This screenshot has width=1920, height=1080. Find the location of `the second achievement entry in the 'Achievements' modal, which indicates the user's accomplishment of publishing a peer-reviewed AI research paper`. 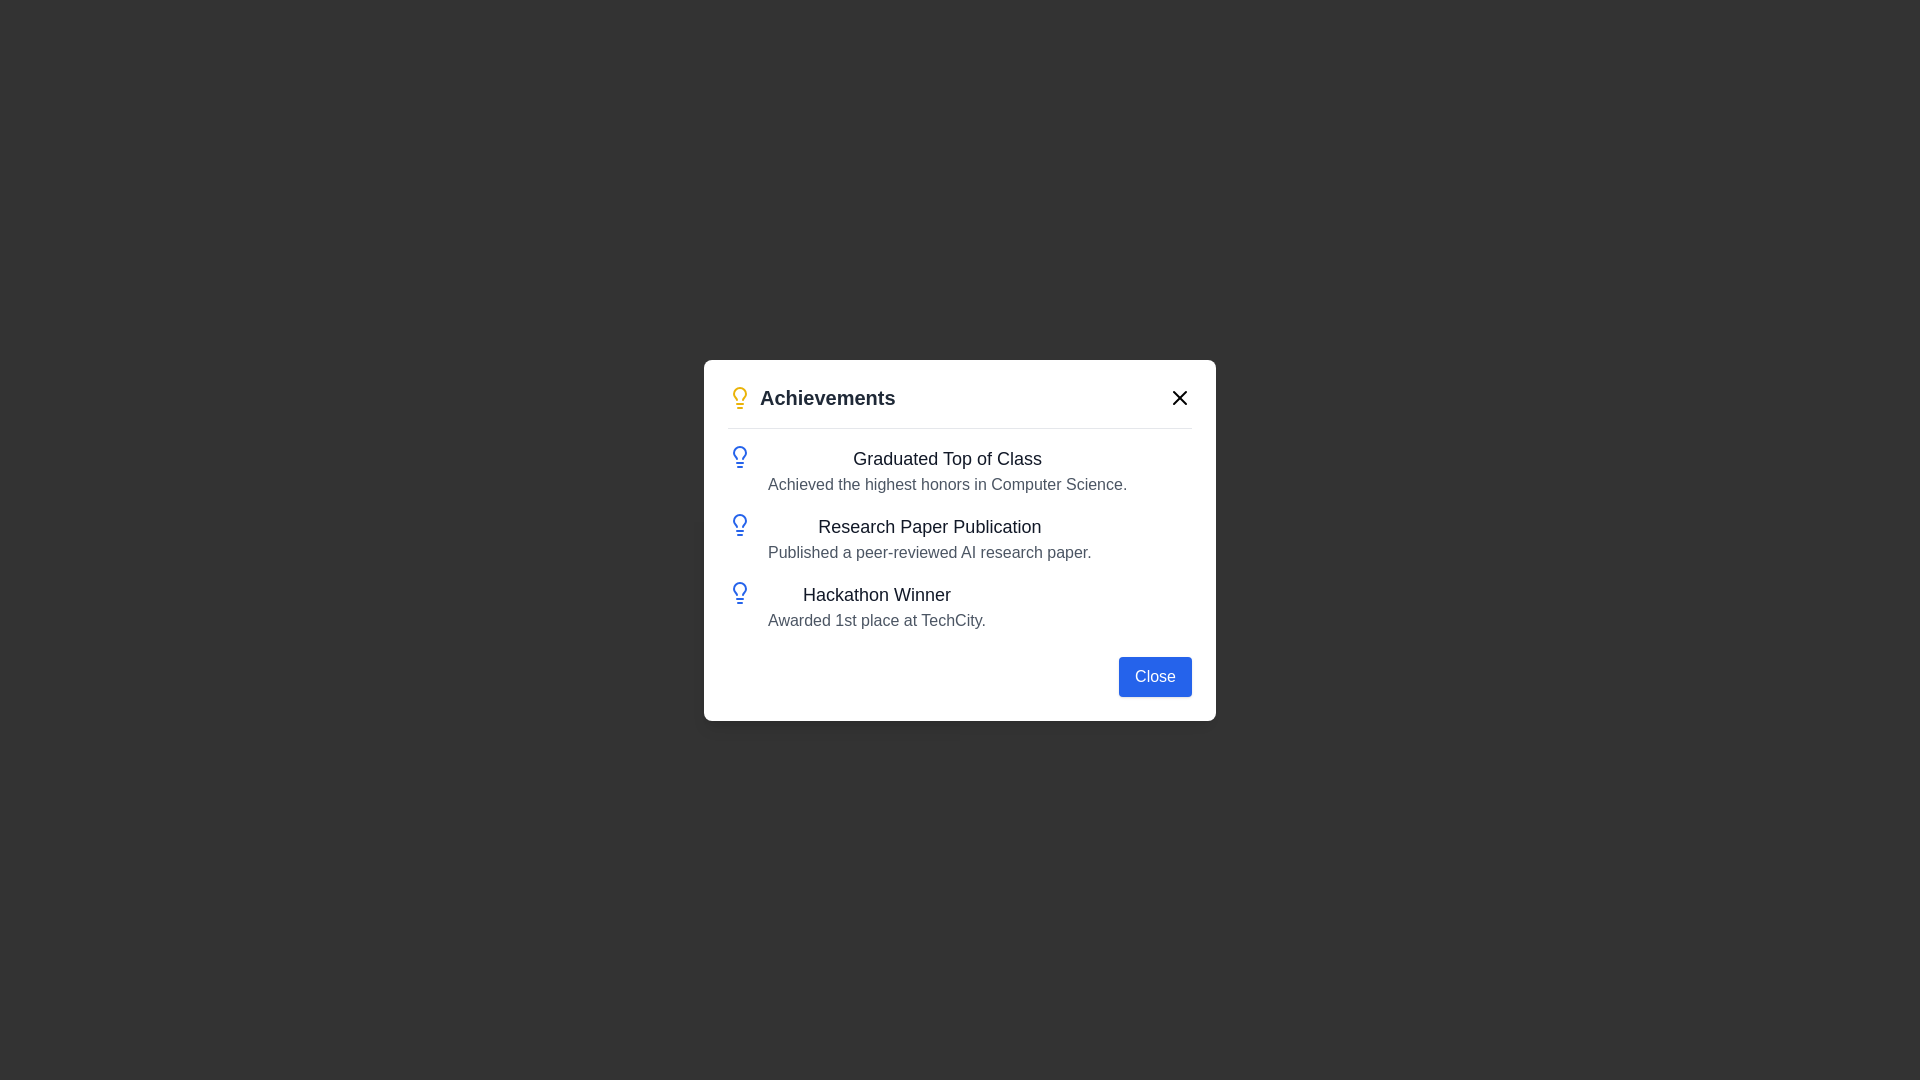

the second achievement entry in the 'Achievements' modal, which indicates the user's accomplishment of publishing a peer-reviewed AI research paper is located at coordinates (960, 536).